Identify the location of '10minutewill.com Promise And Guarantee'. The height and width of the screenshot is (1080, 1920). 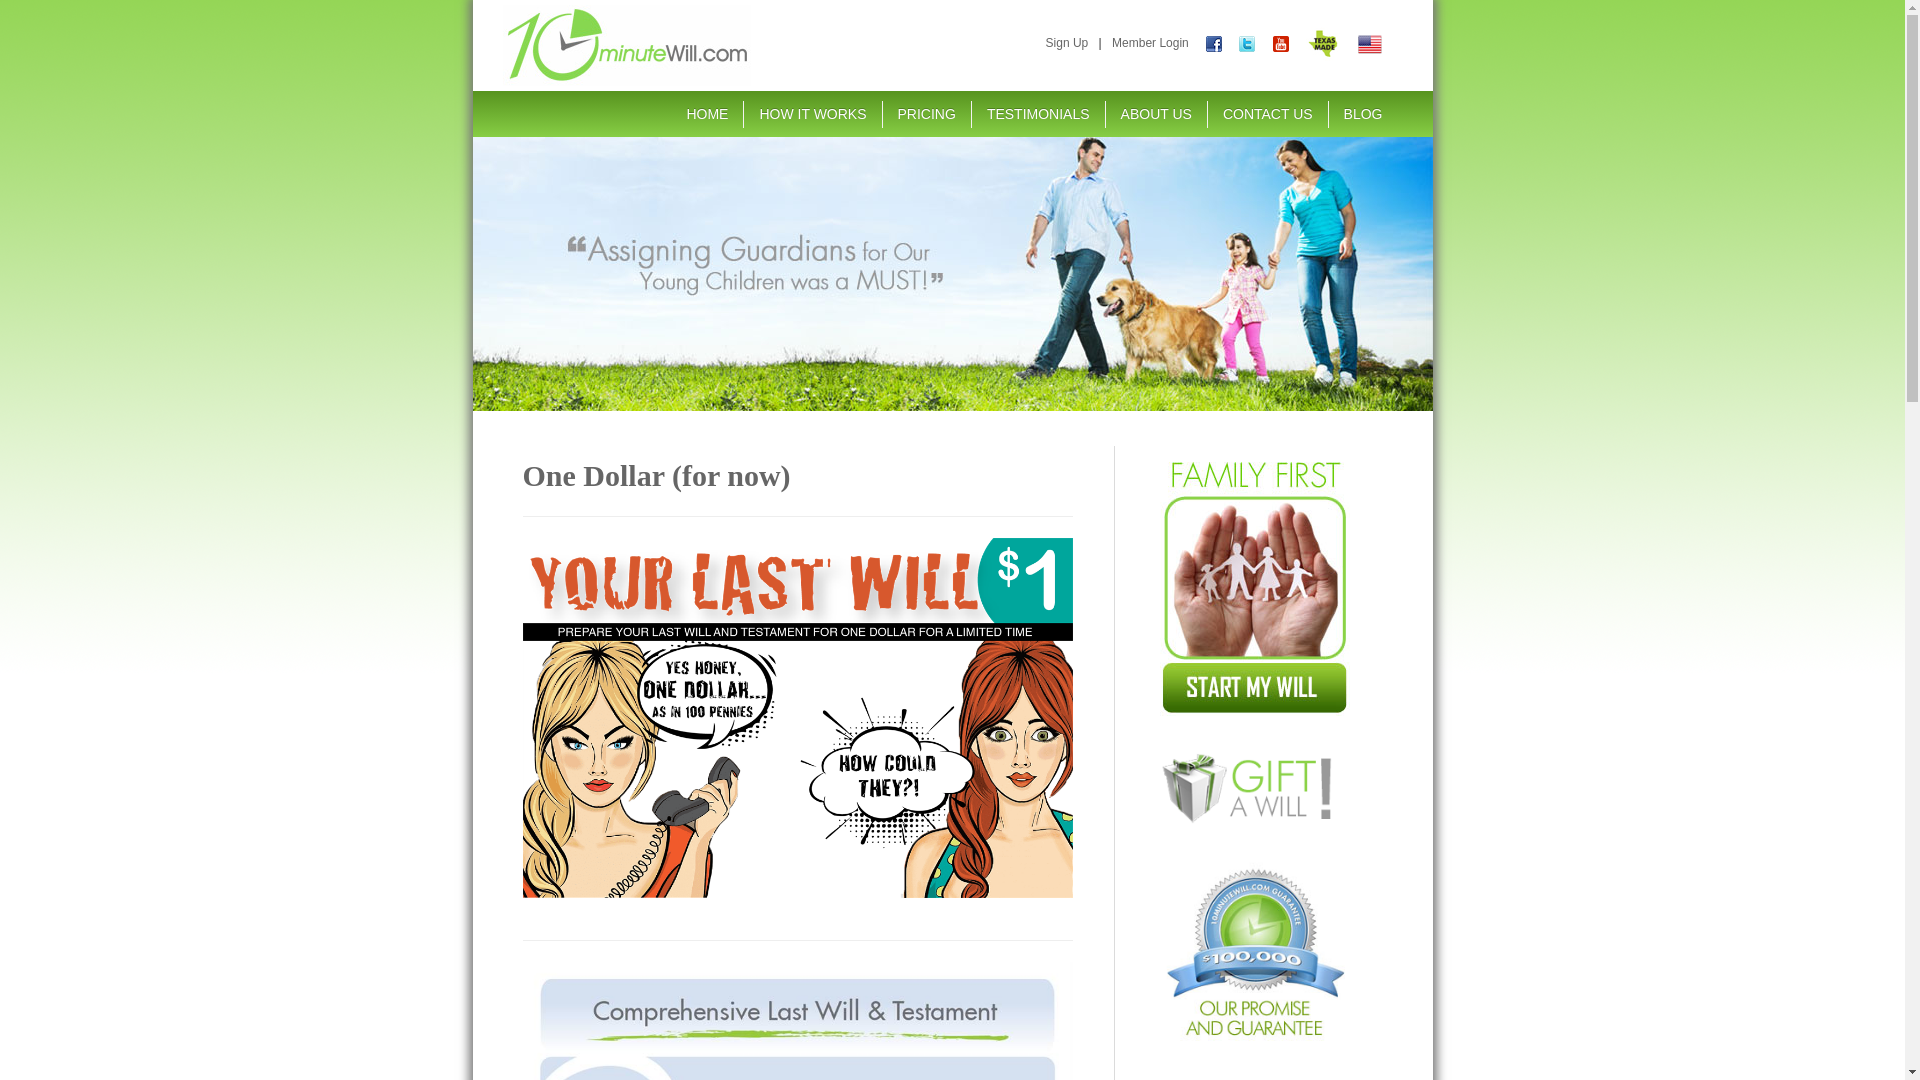
(1253, 950).